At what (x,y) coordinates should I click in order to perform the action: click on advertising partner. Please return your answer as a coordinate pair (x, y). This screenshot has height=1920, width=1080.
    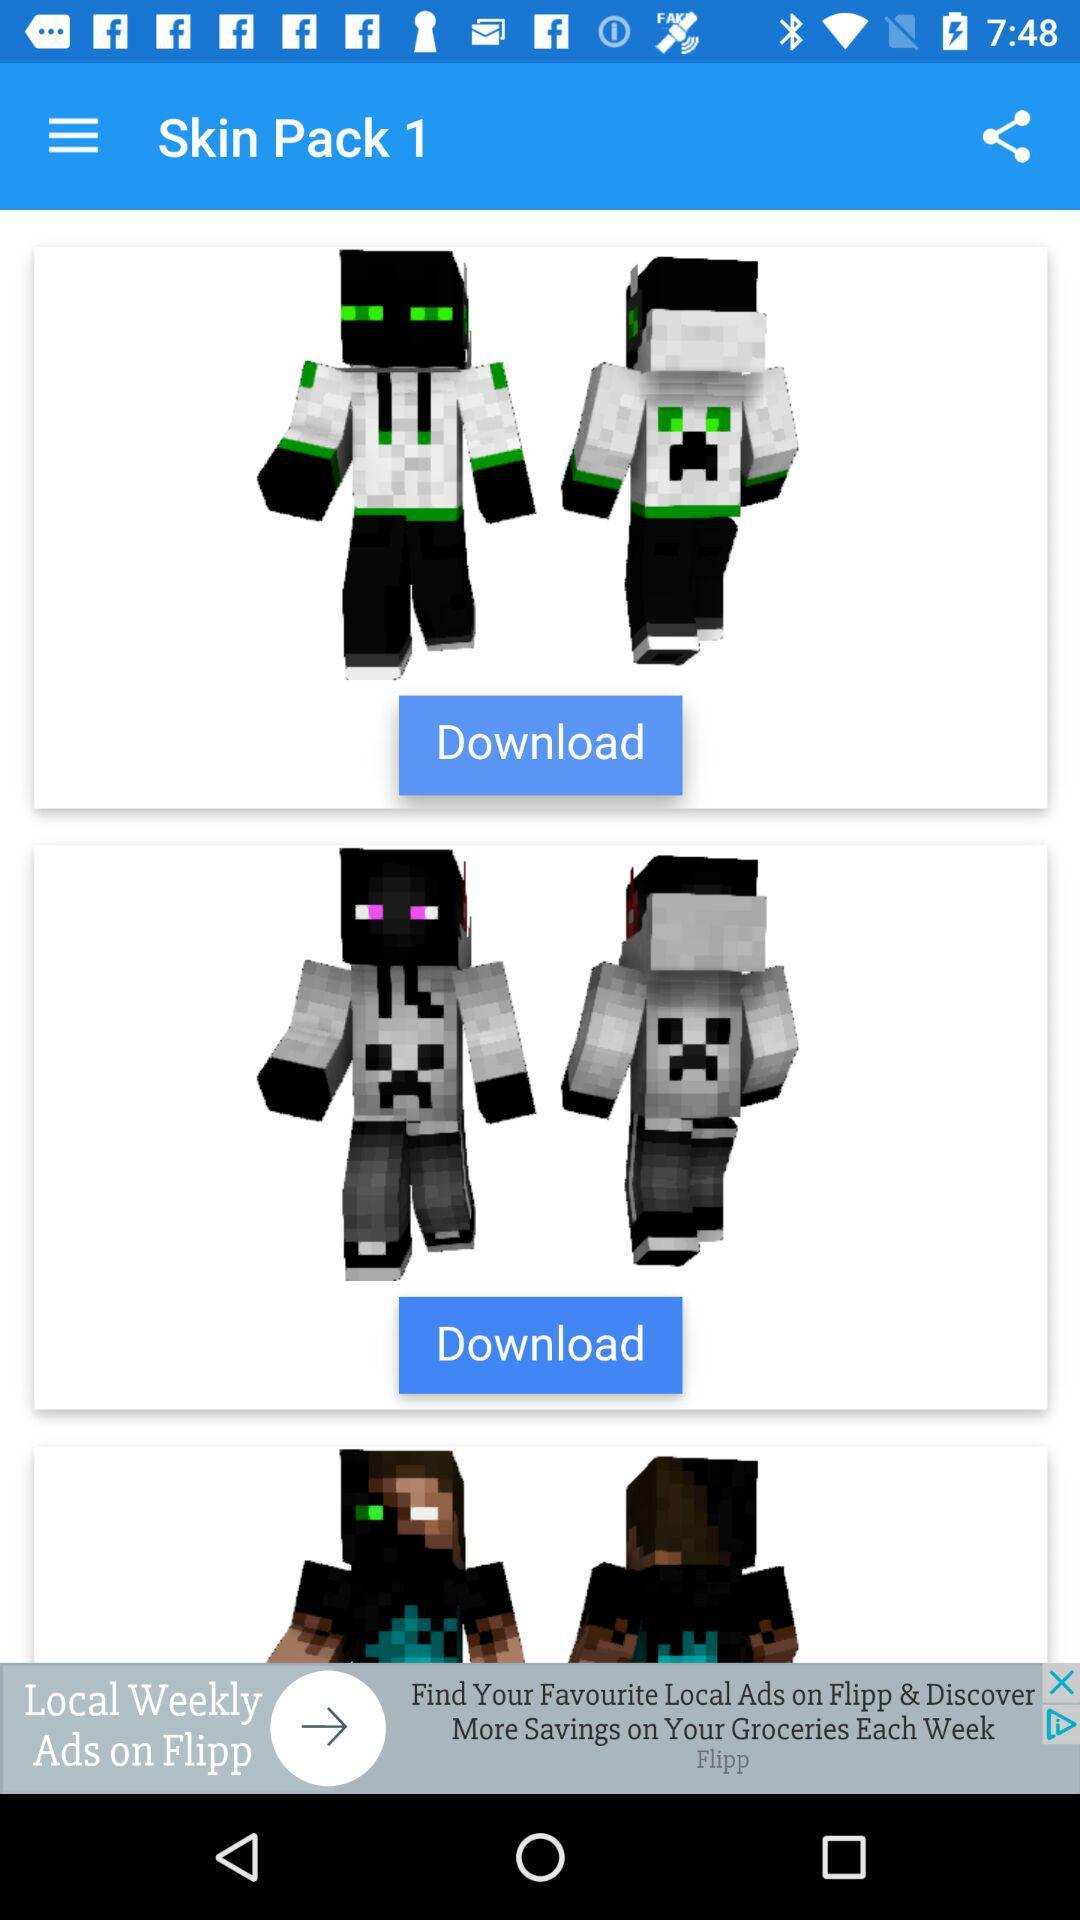
    Looking at the image, I should click on (540, 1727).